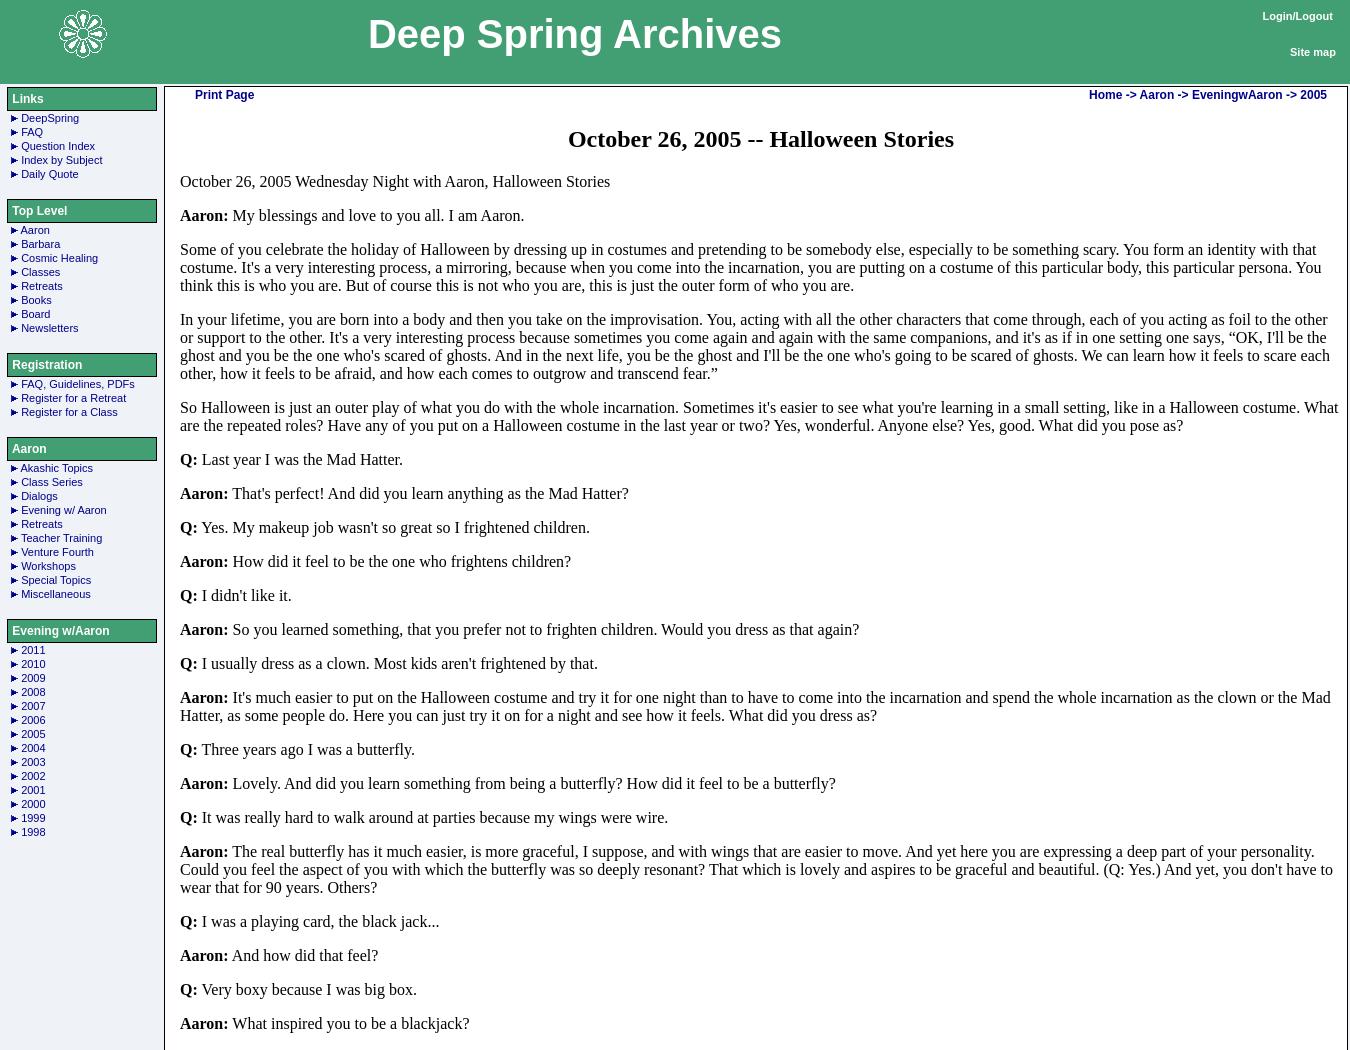 Image resolution: width=1350 pixels, height=1050 pixels. Describe the element at coordinates (427, 491) in the screenshot. I see `'That's perfect! And did you learn anything as the Mad Hatter?'` at that location.